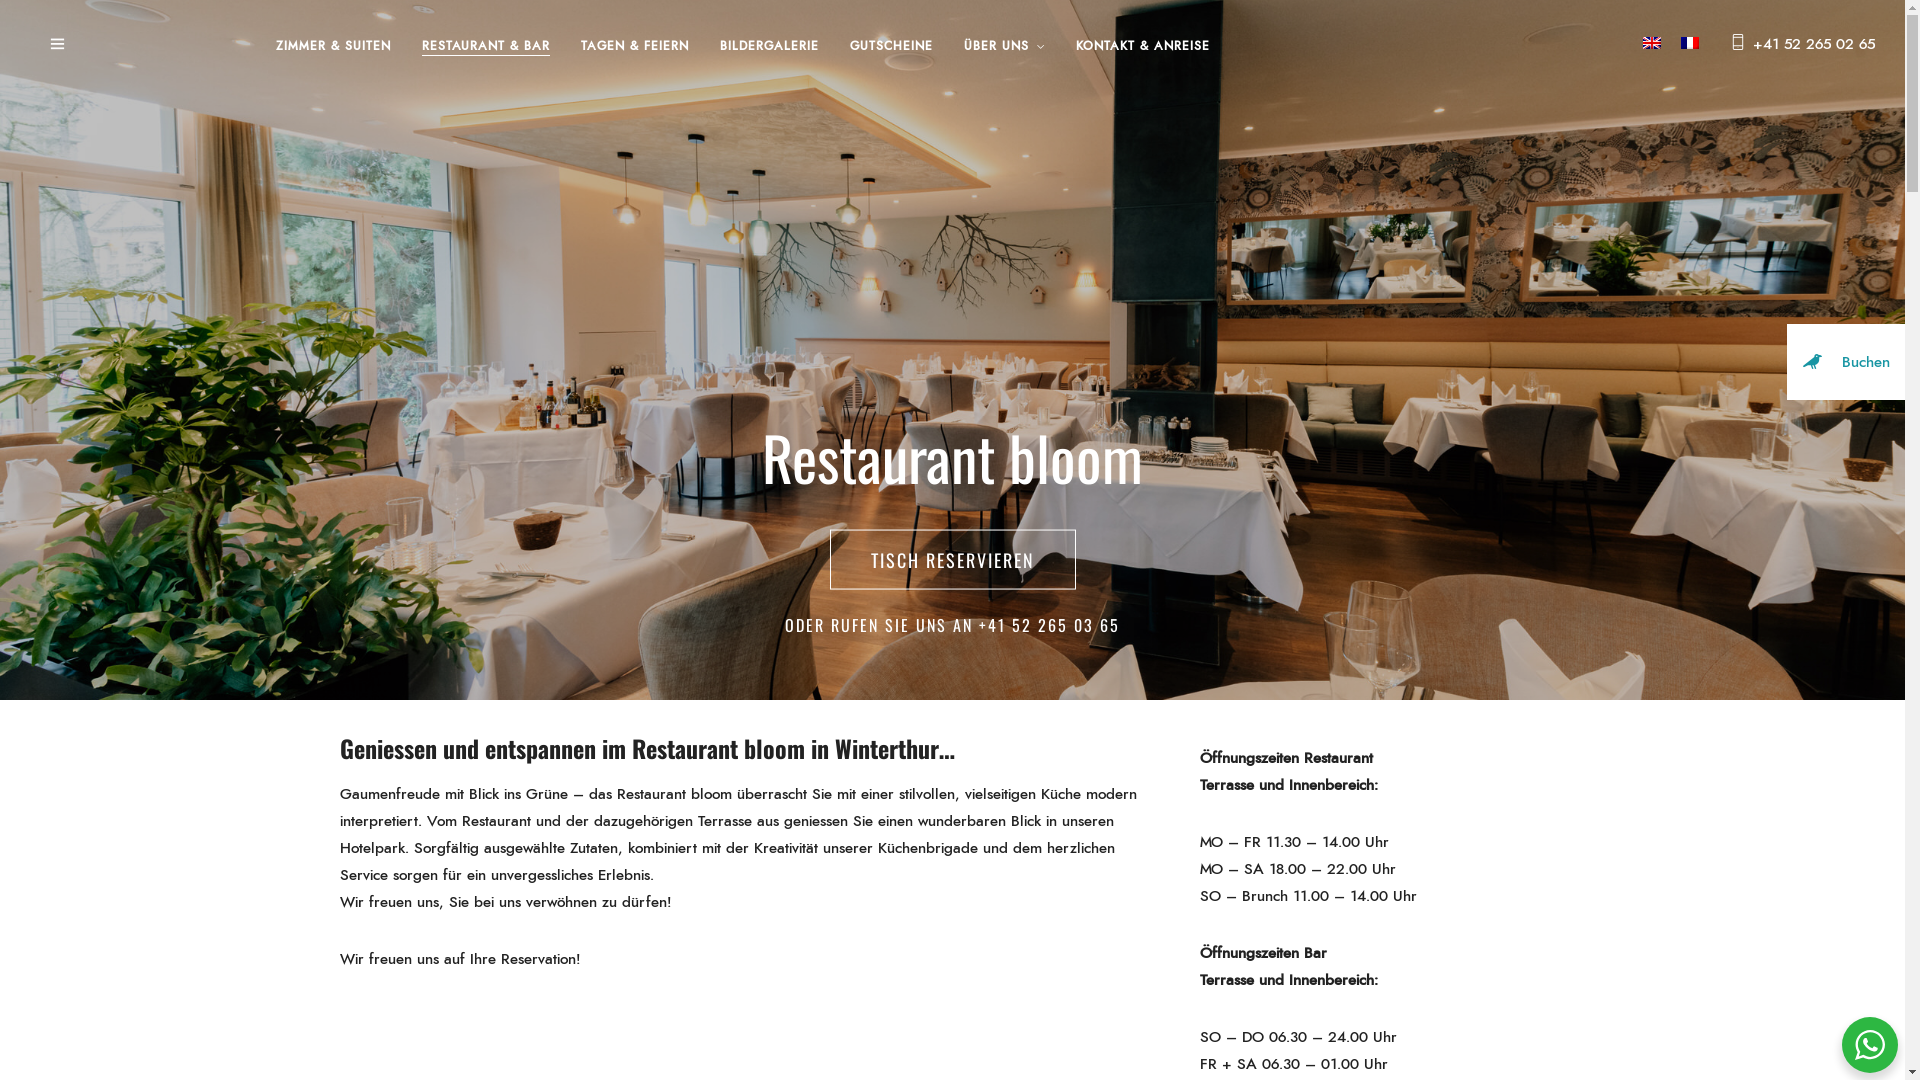  What do you see at coordinates (1074, 45) in the screenshot?
I see `'KONTAKT & ANREISE'` at bounding box center [1074, 45].